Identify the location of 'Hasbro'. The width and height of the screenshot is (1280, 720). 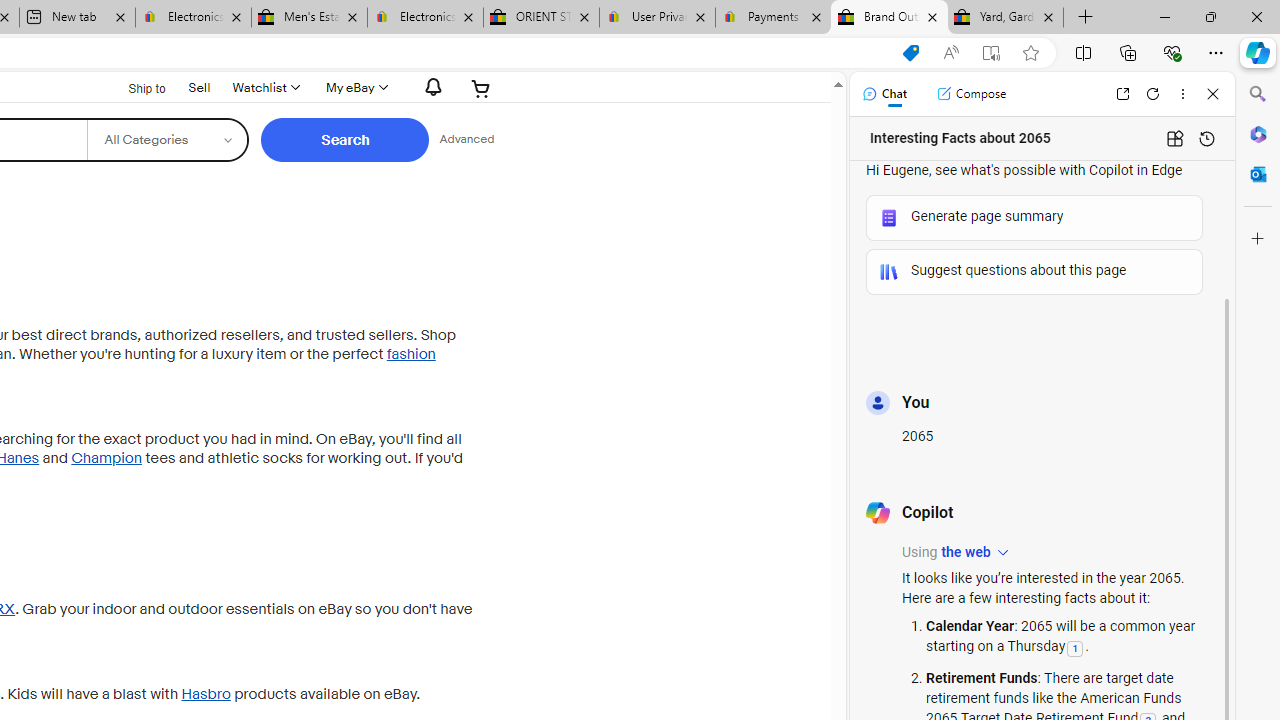
(205, 693).